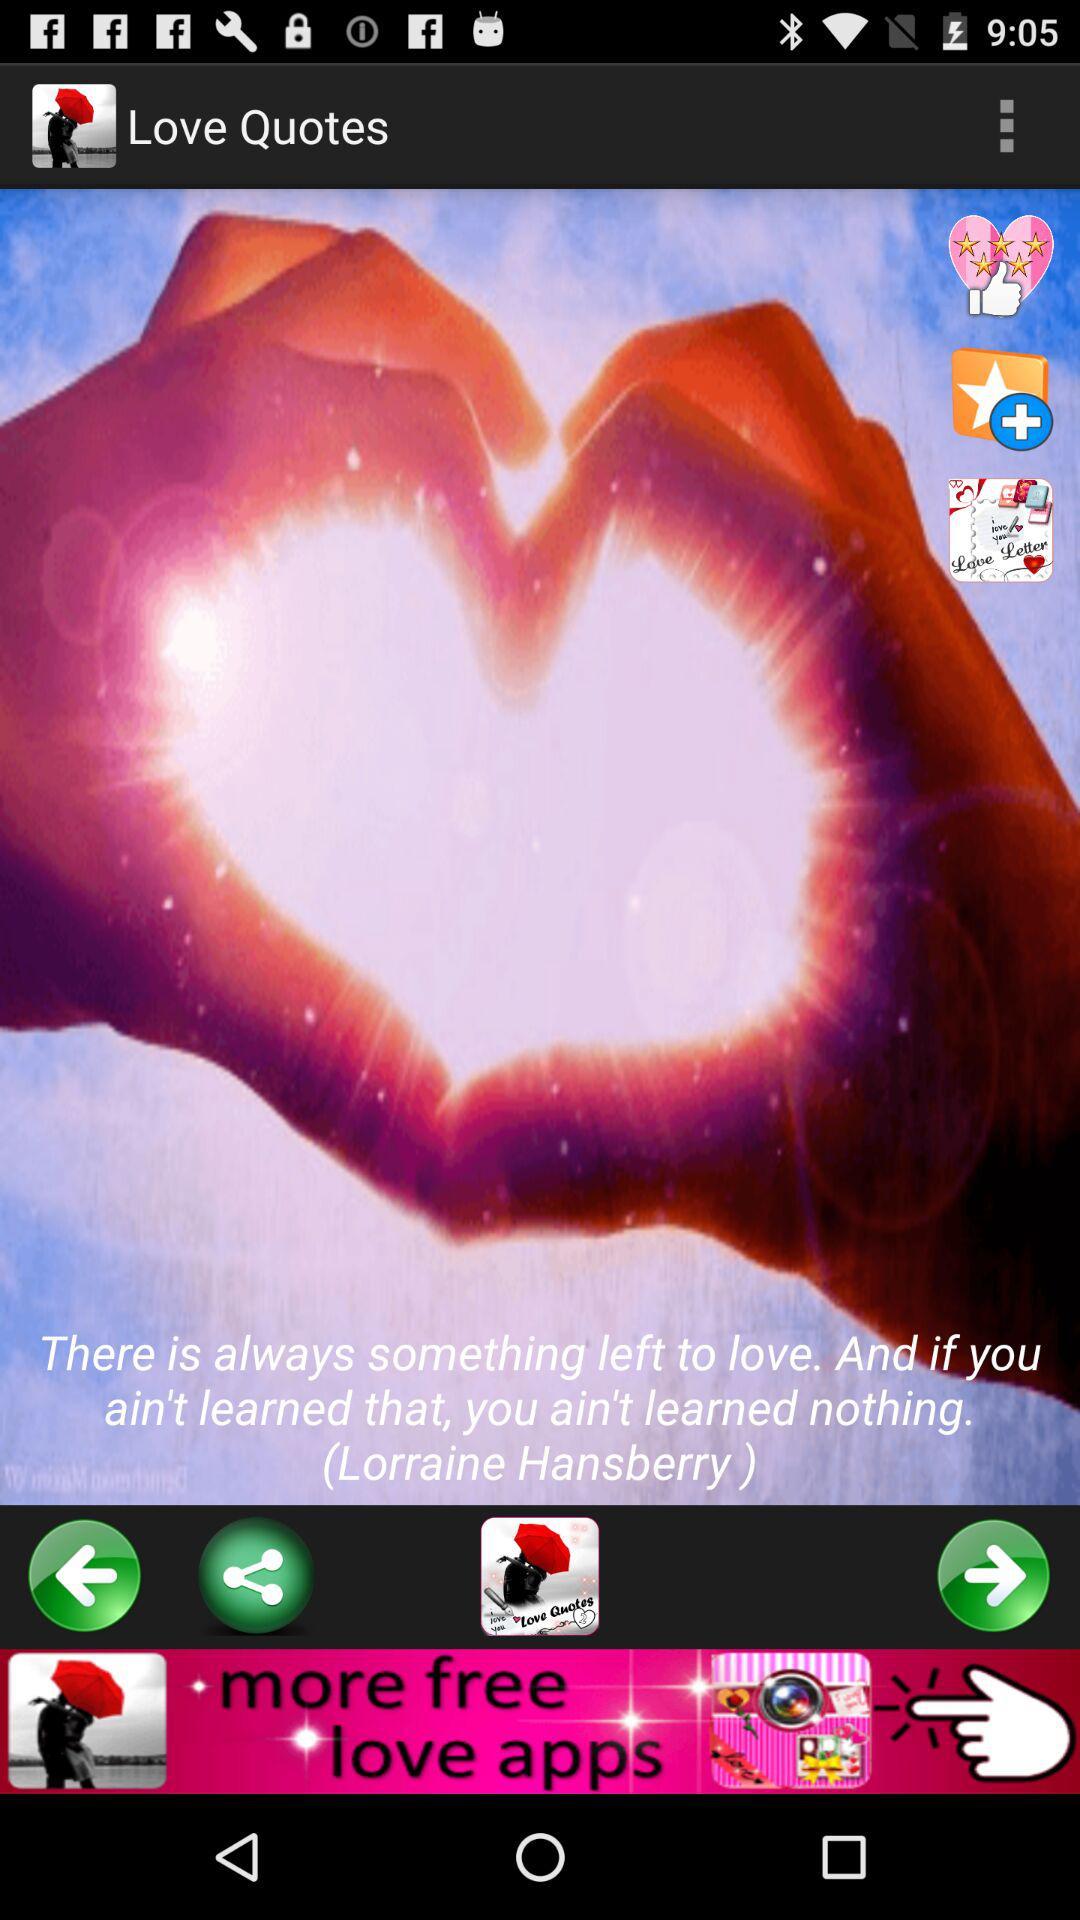  I want to click on the icon to the right of love quotes icon, so click(1006, 124).